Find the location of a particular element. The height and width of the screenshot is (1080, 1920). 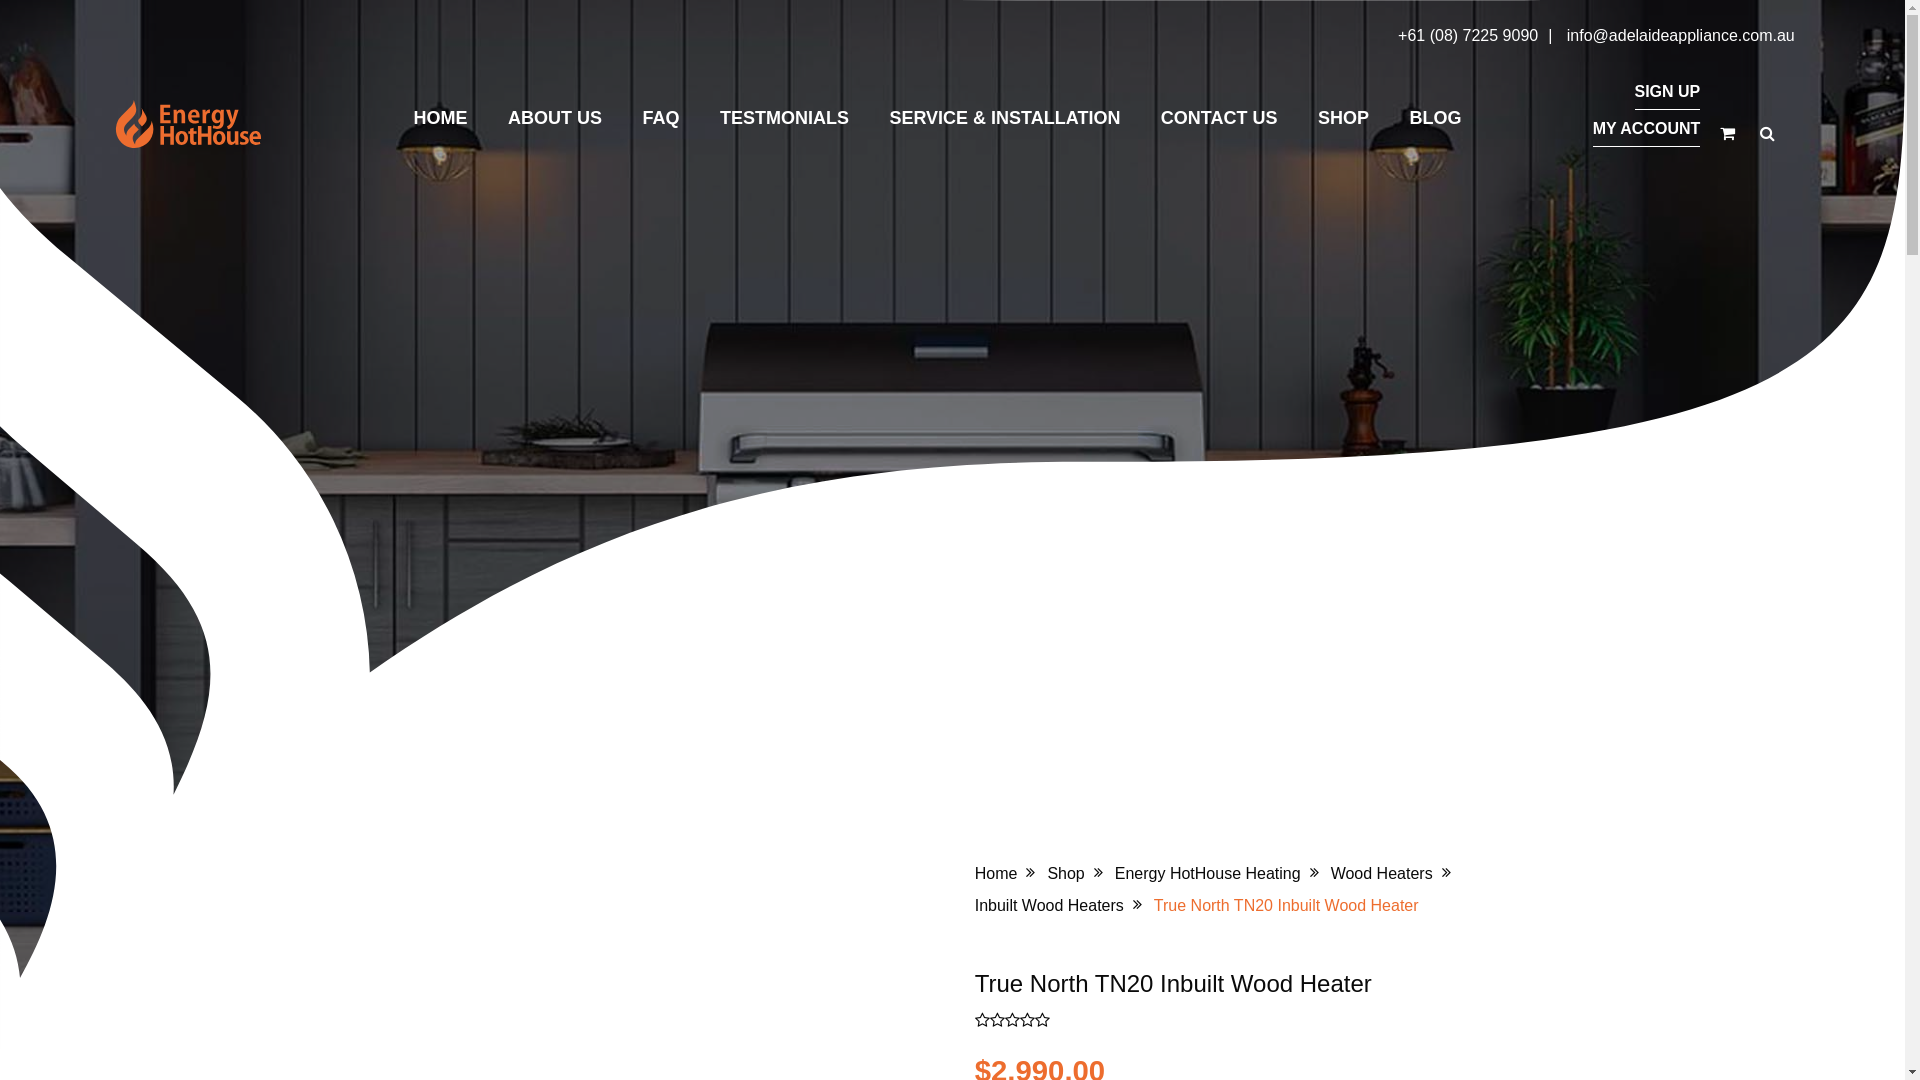

'Shop' is located at coordinates (1045, 872).